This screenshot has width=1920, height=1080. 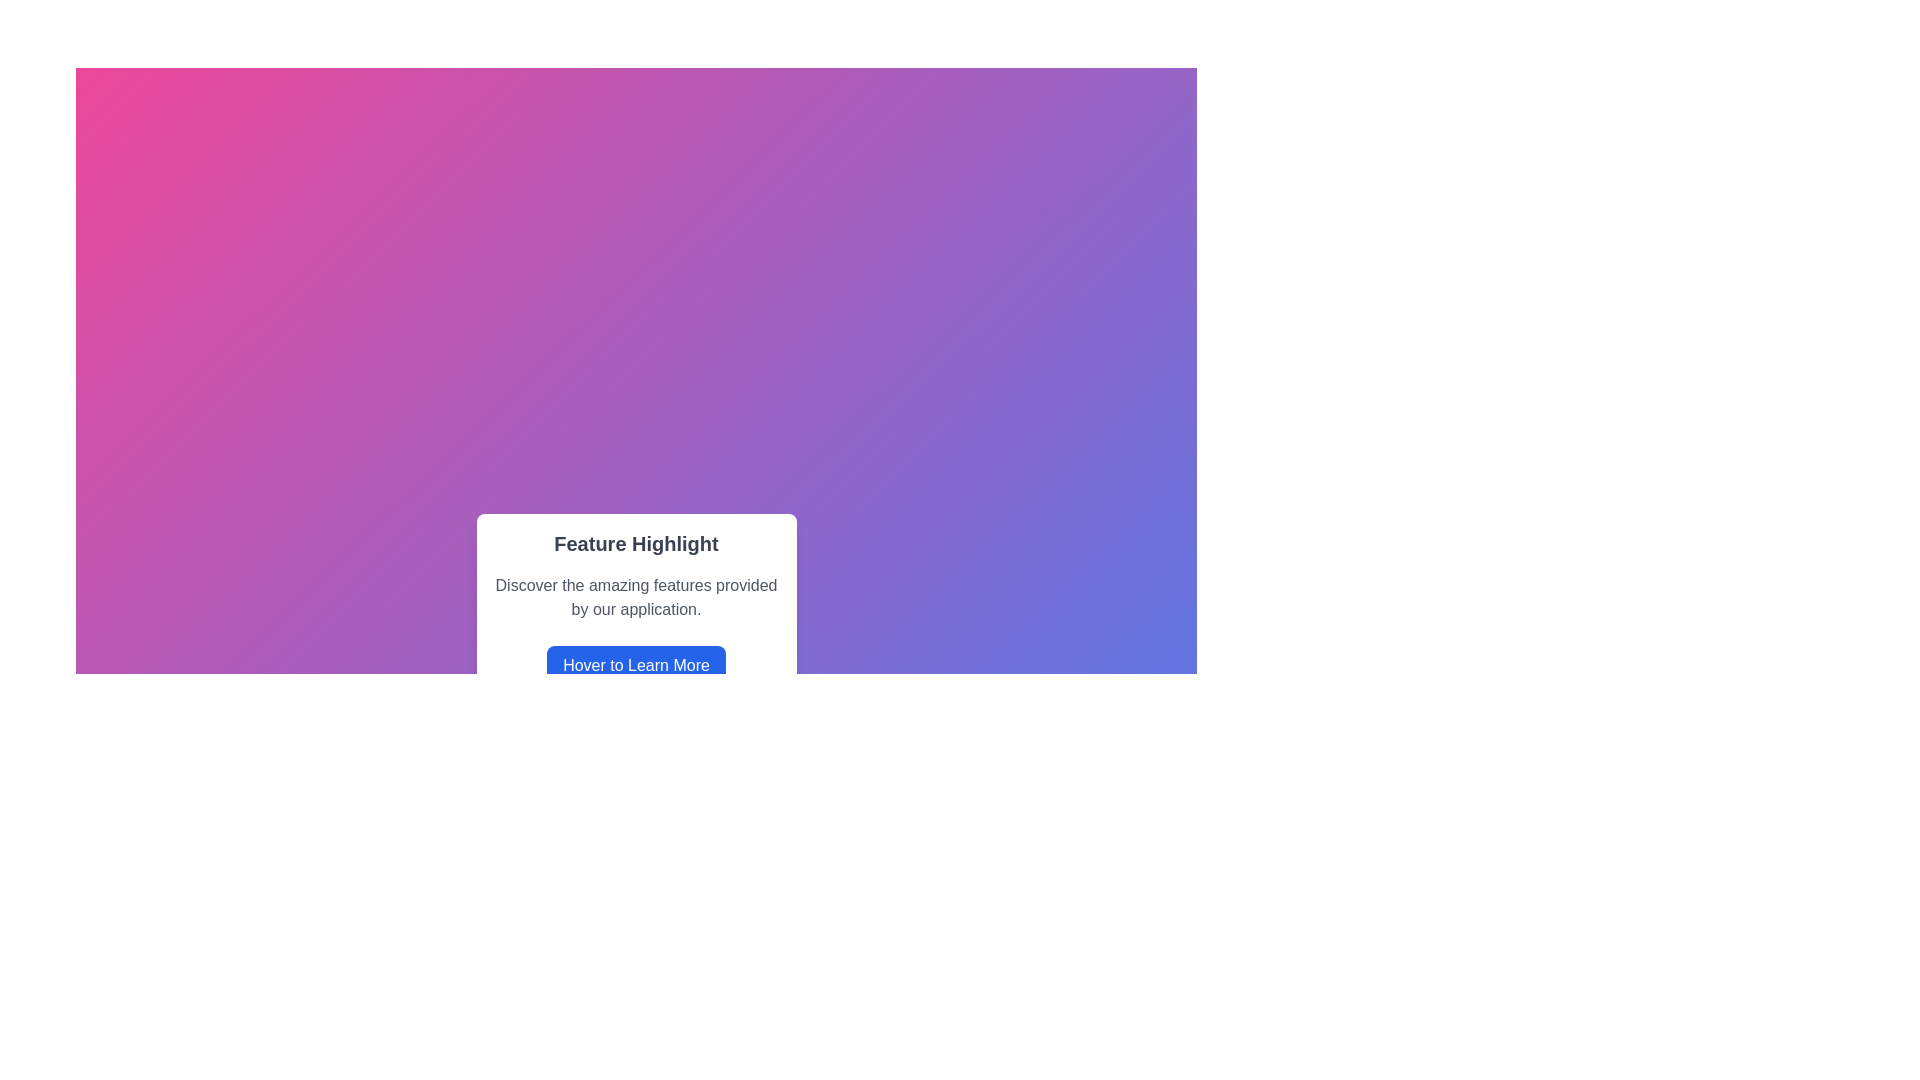 I want to click on the button labeled 'Hover, so click(x=635, y=666).